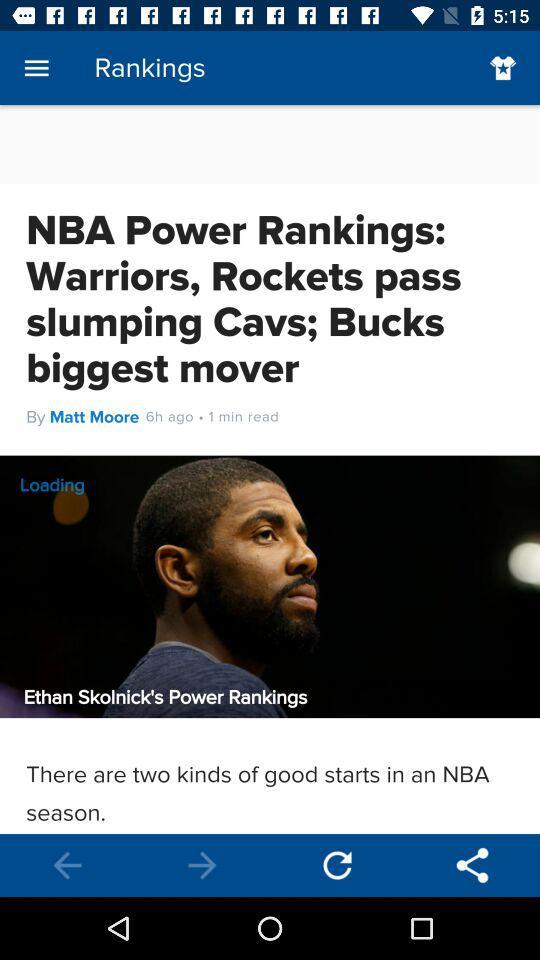 This screenshot has height=960, width=540. What do you see at coordinates (67, 864) in the screenshot?
I see `the arrow_backward icon` at bounding box center [67, 864].